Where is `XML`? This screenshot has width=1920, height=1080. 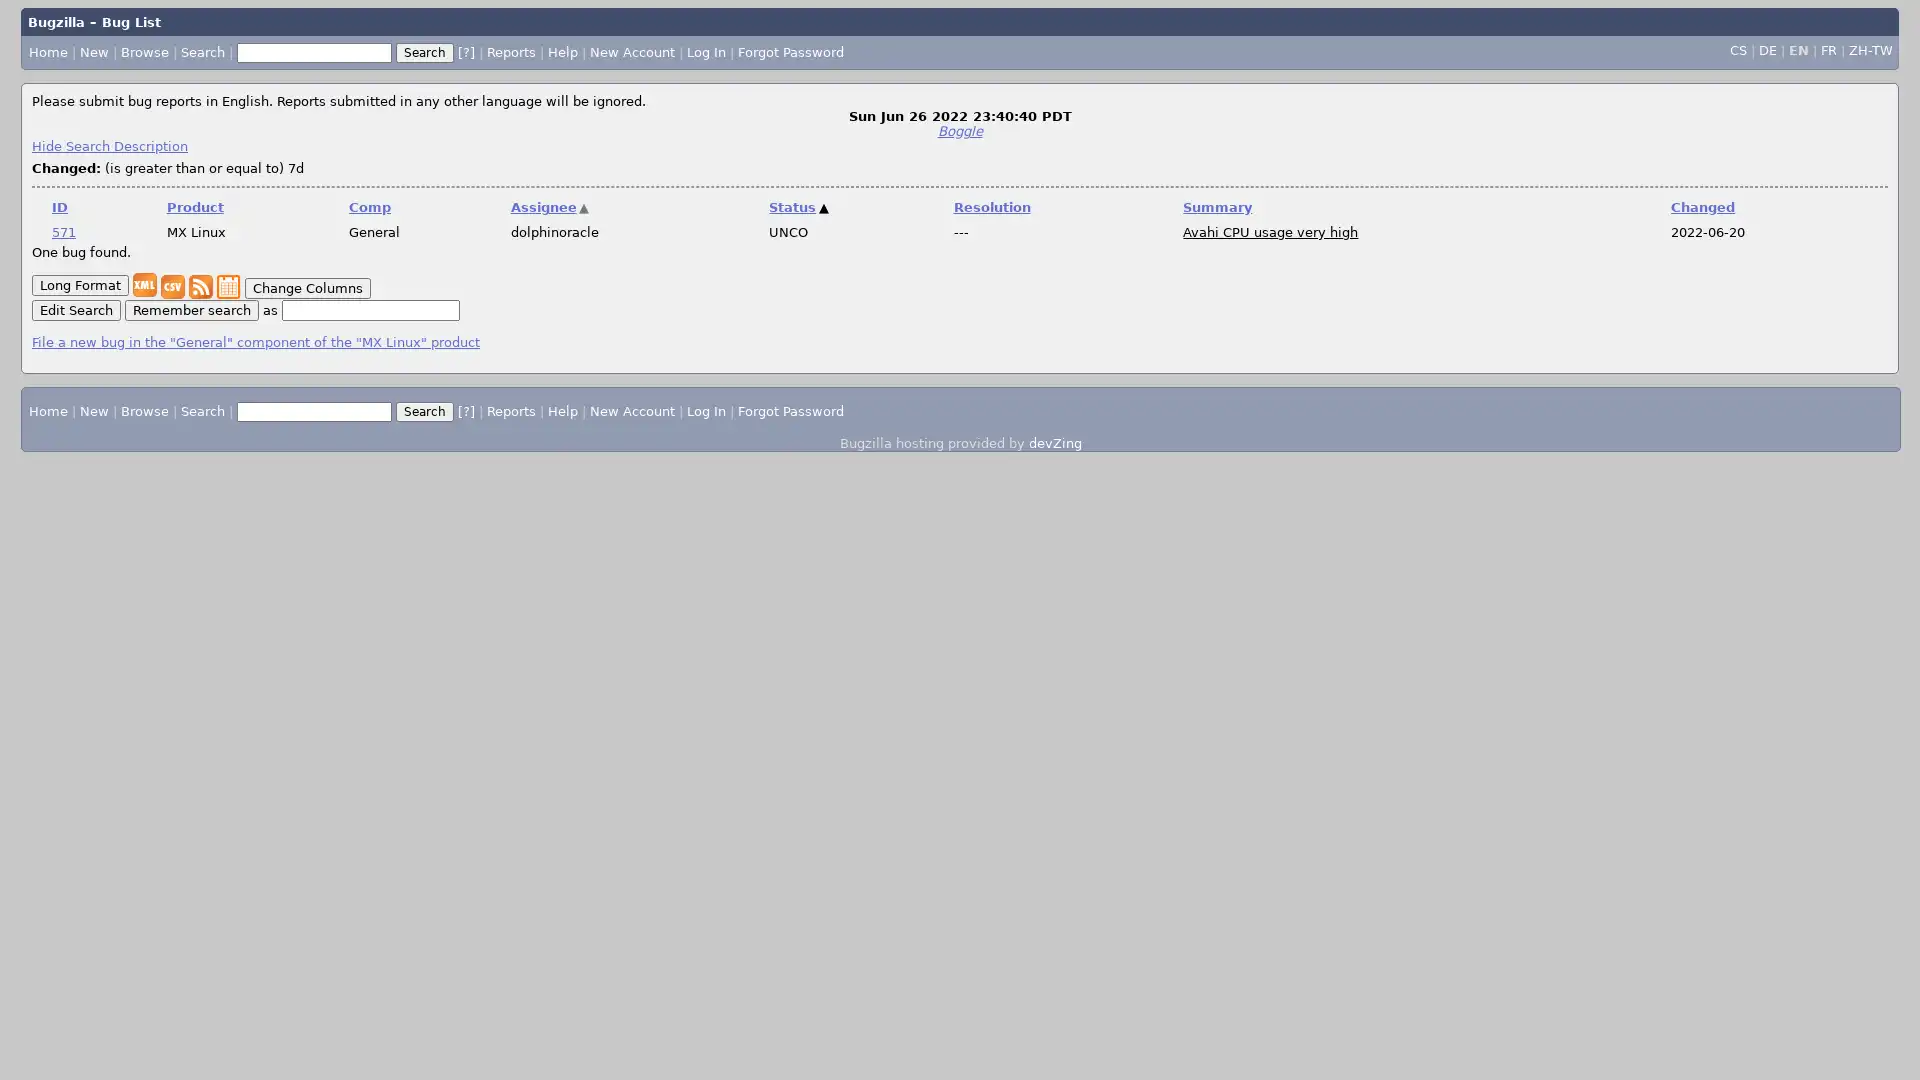
XML is located at coordinates (143, 286).